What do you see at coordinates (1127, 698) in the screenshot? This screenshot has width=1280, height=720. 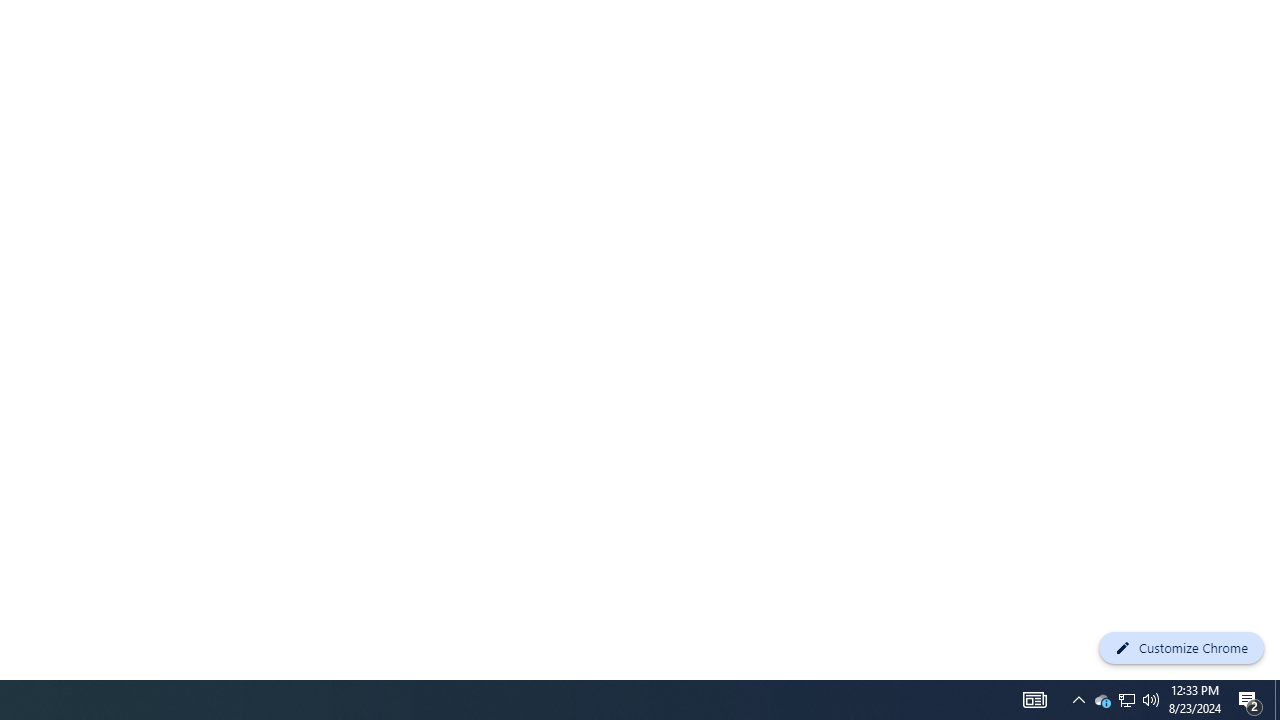 I see `'User Promoted Notification Area'` at bounding box center [1127, 698].